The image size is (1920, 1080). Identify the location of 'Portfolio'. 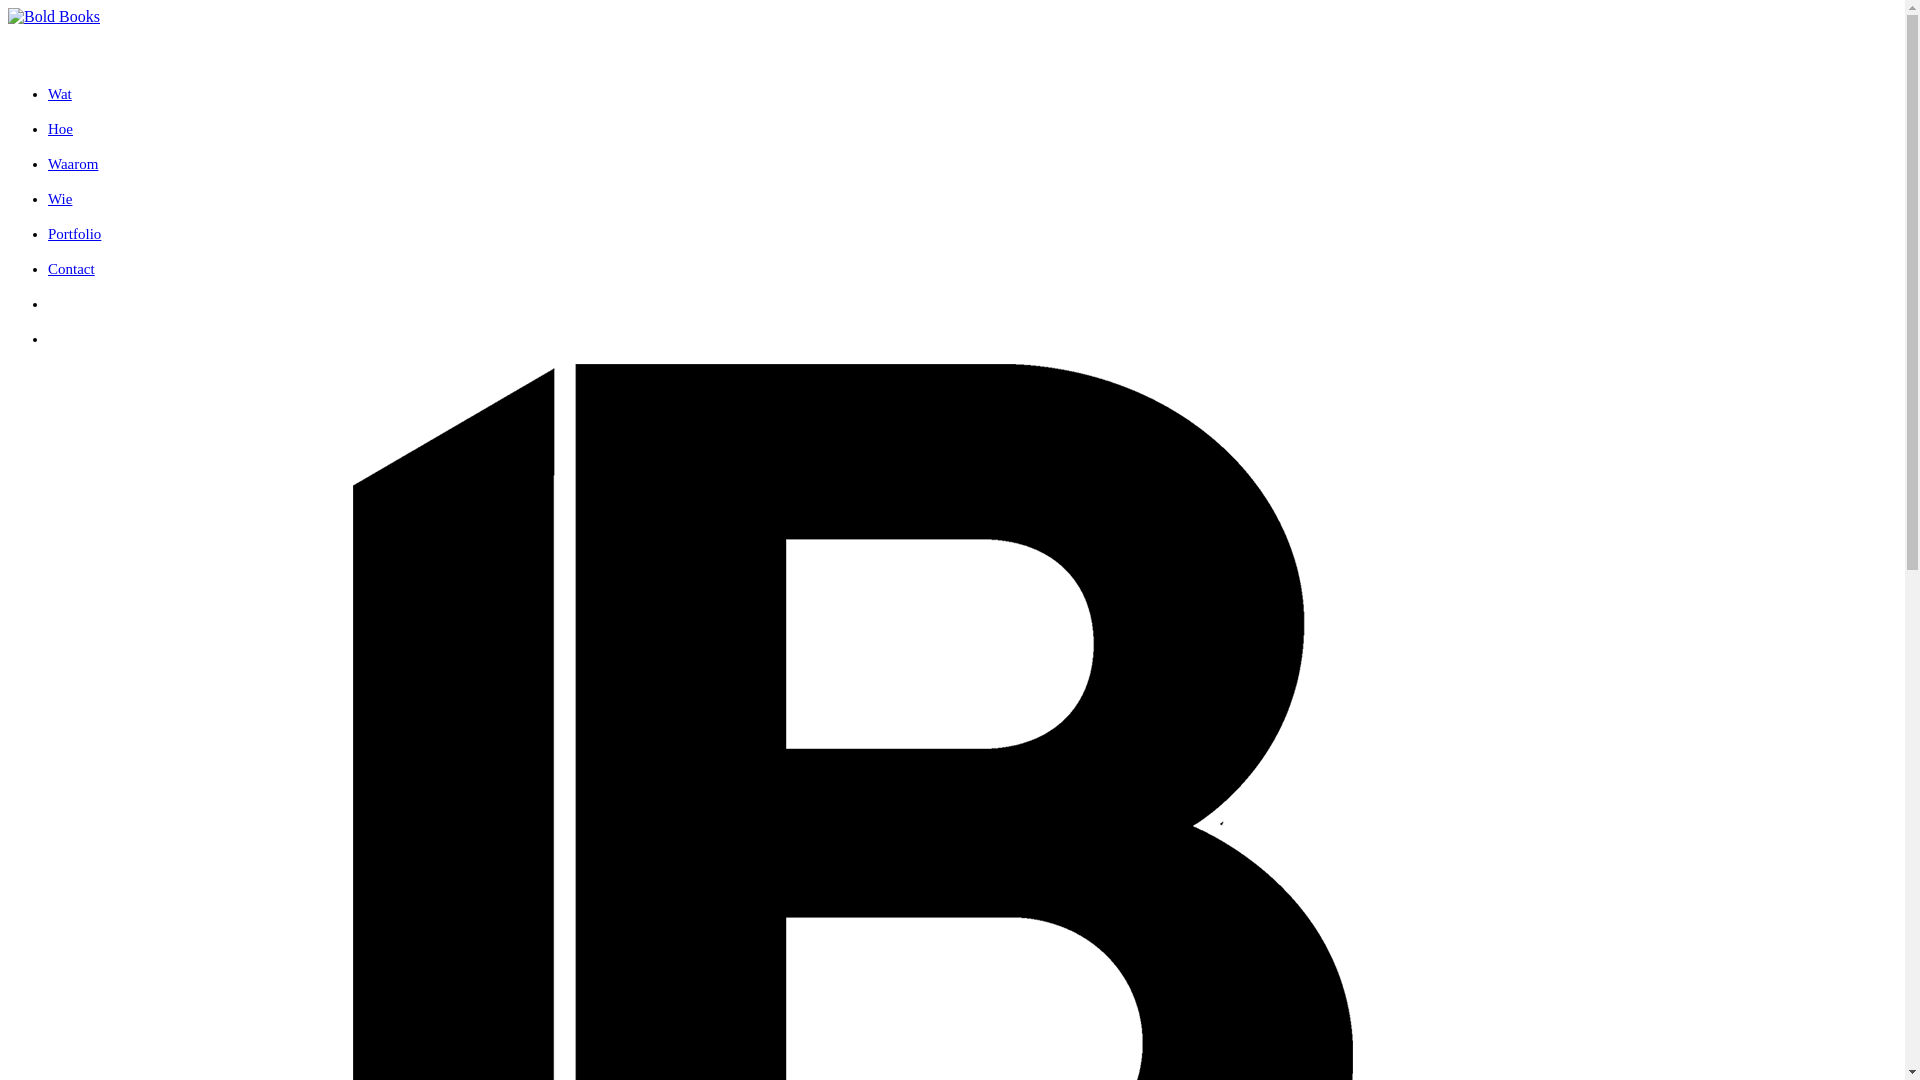
(74, 233).